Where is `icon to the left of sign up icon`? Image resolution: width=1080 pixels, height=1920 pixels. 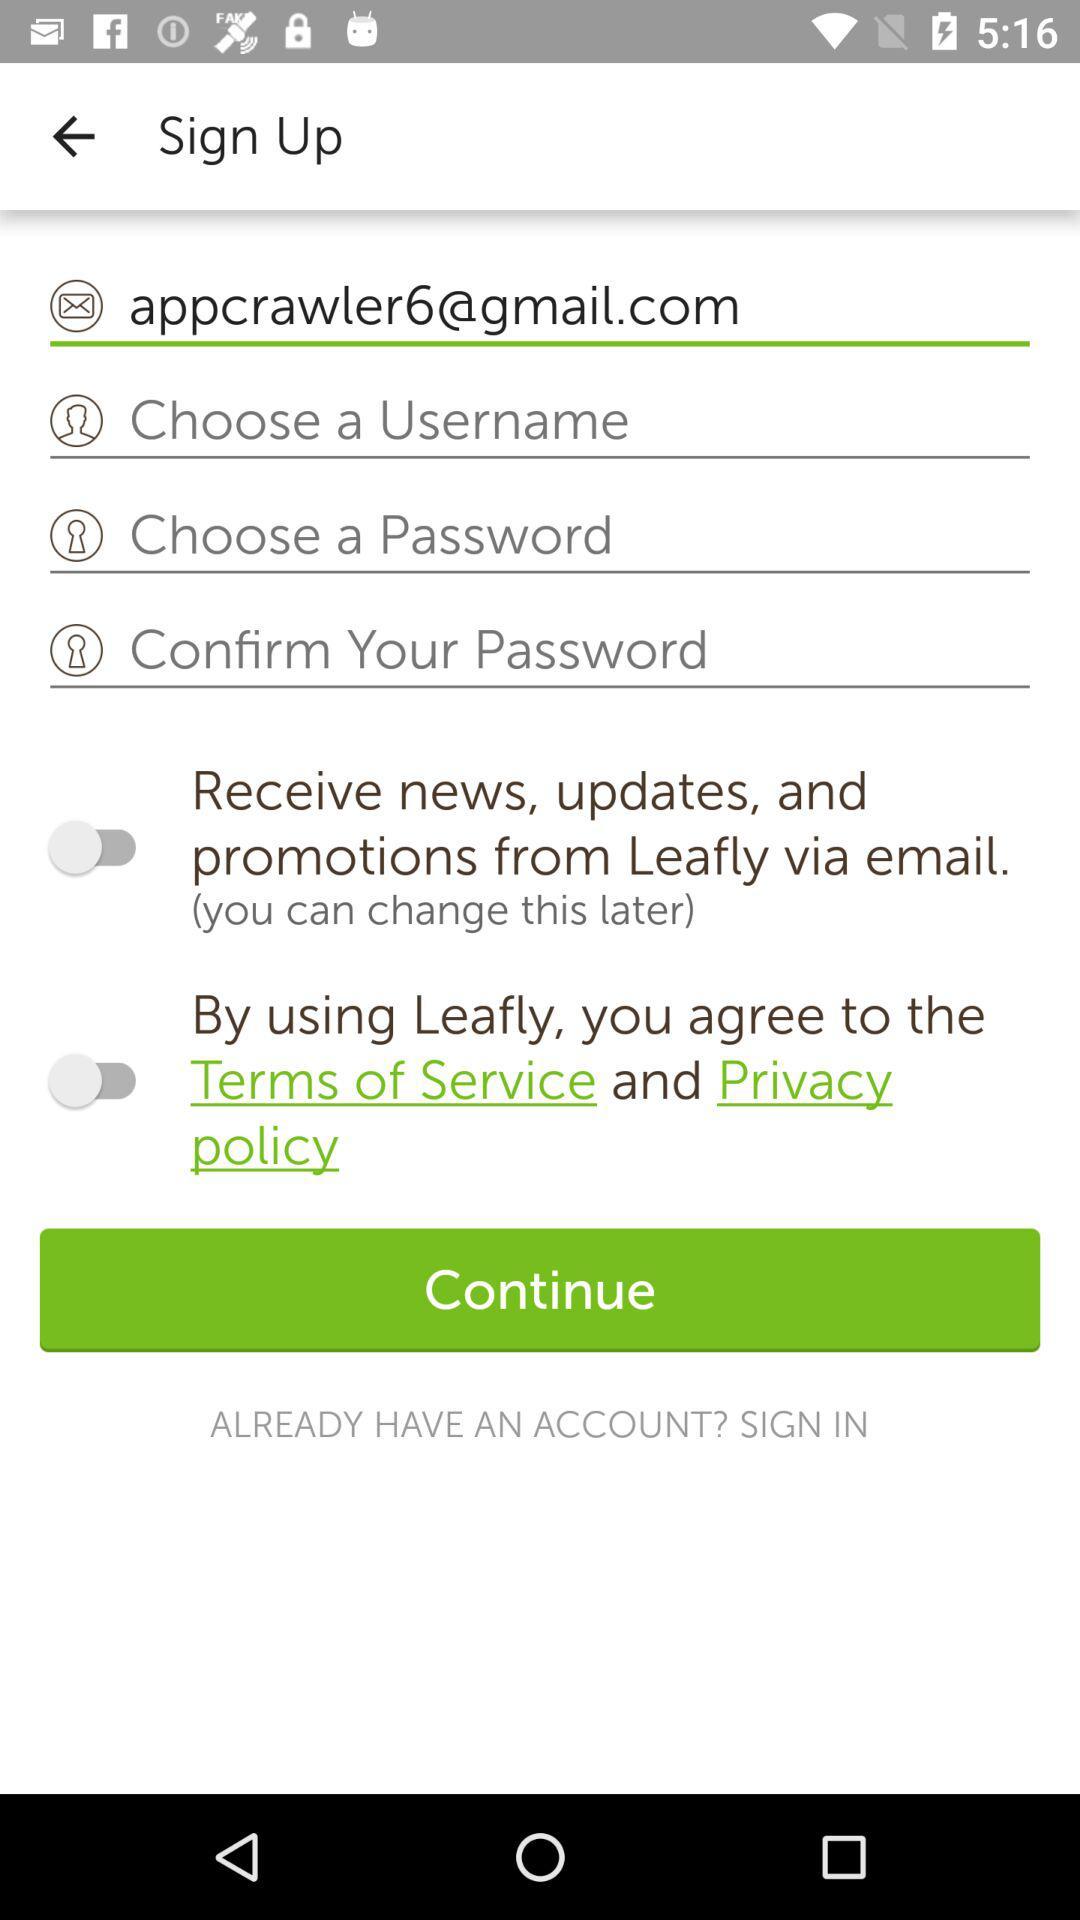
icon to the left of sign up icon is located at coordinates (72, 135).